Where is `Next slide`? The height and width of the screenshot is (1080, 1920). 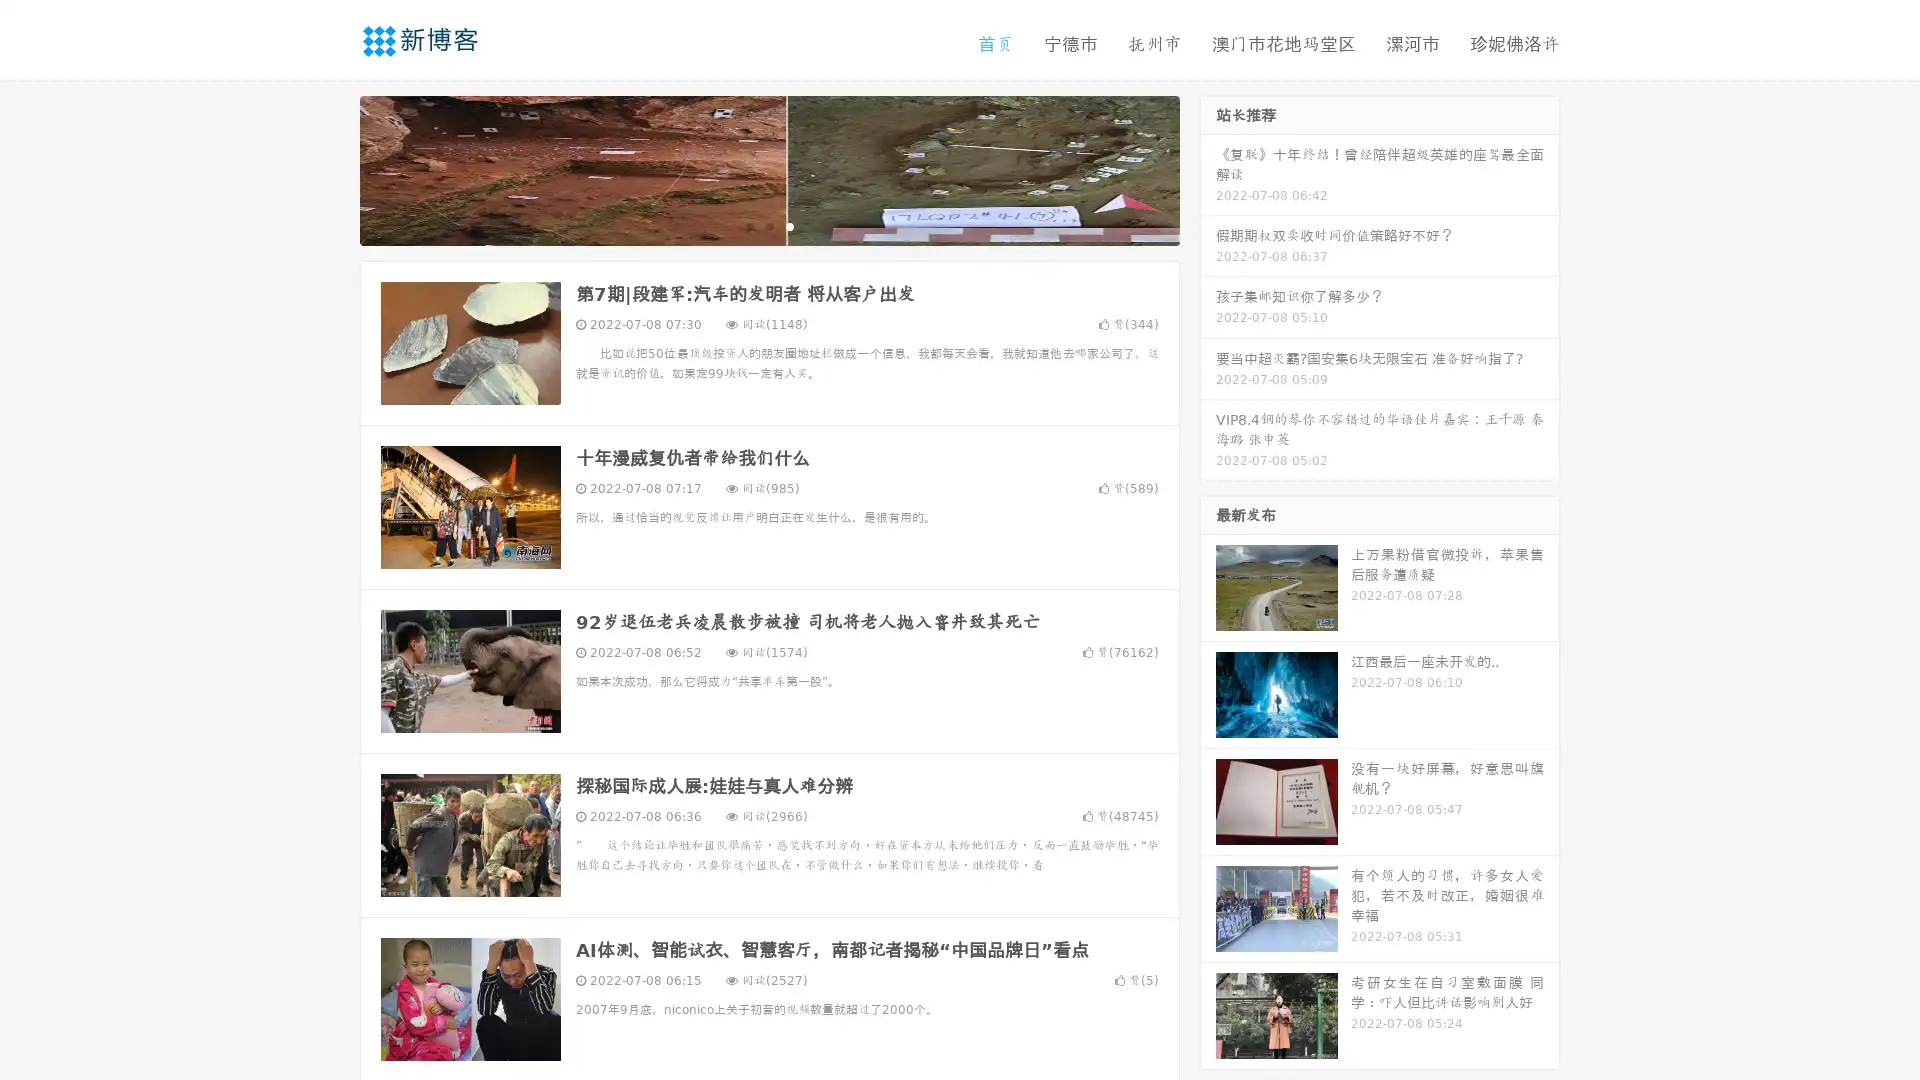 Next slide is located at coordinates (1208, 168).